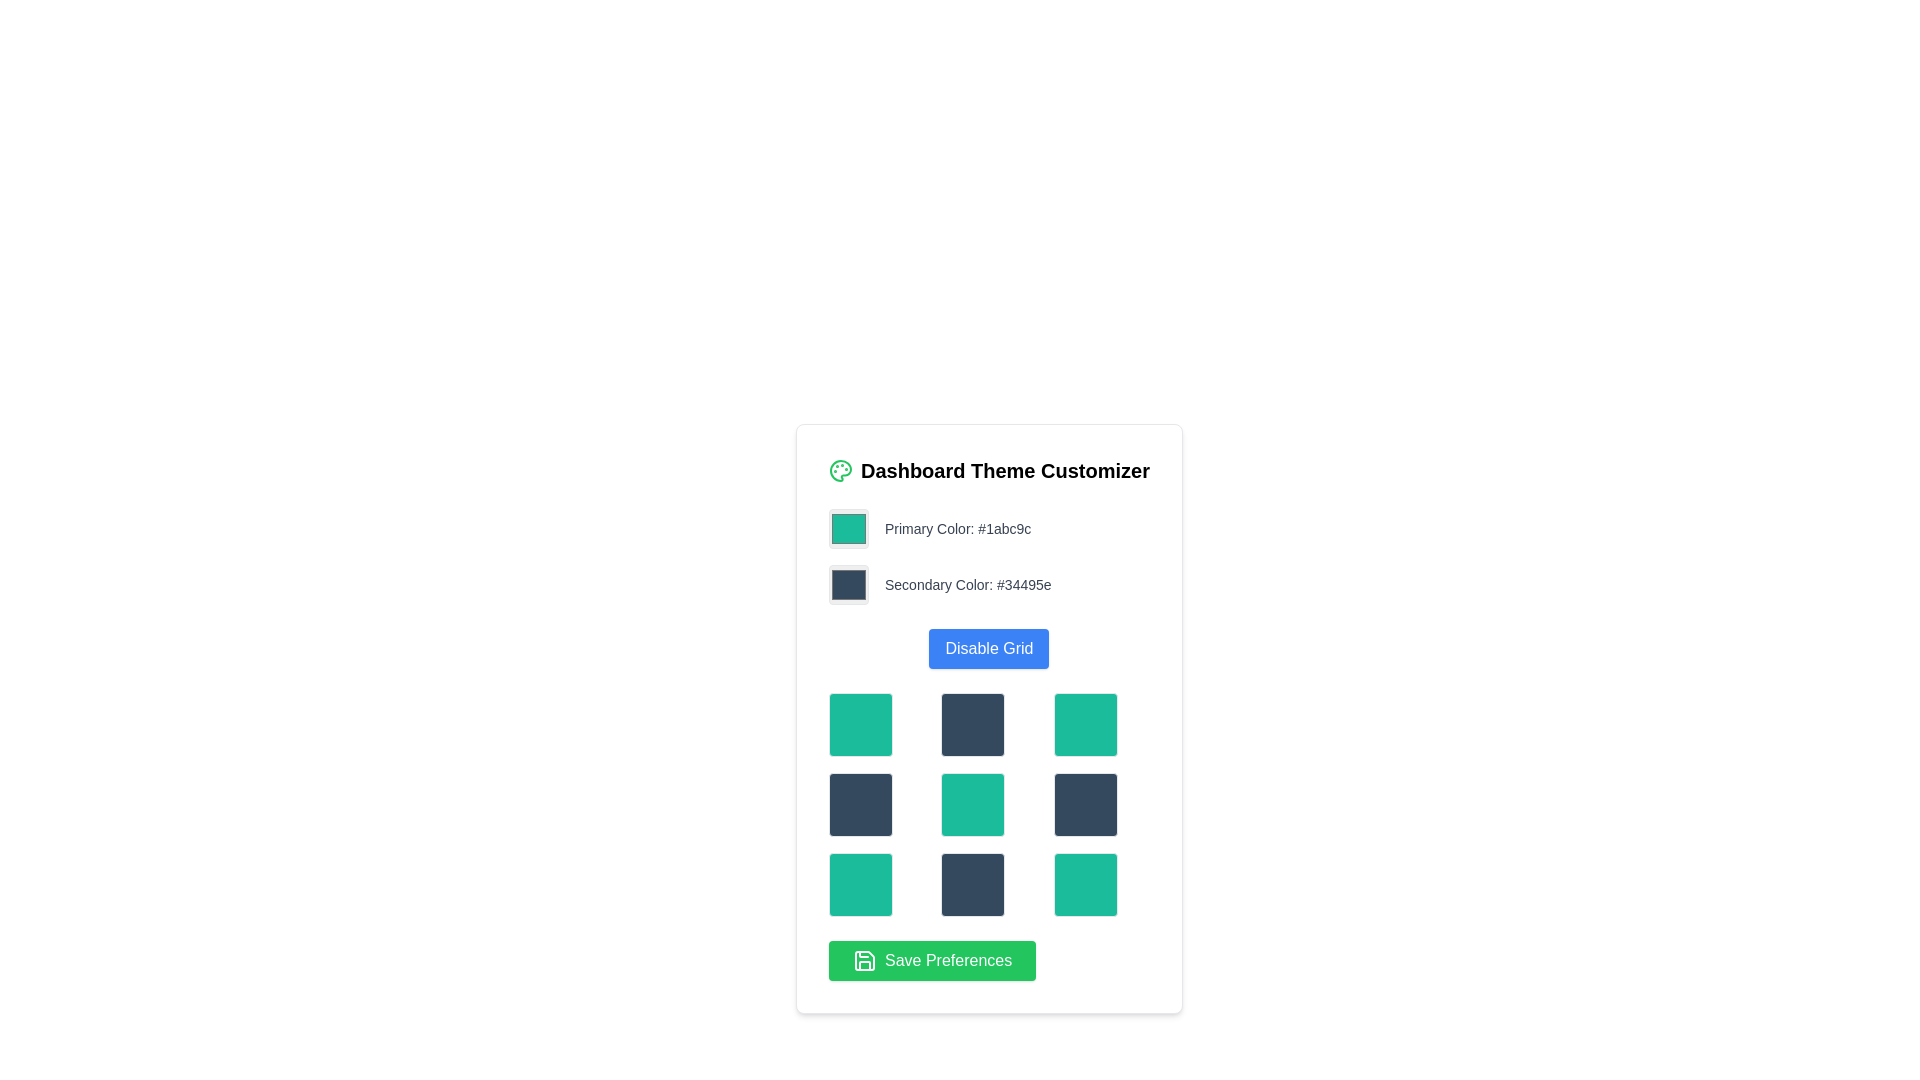 The width and height of the screenshot is (1920, 1080). I want to click on the color picker box with a dark blue-gray color (#34495e), so click(849, 585).